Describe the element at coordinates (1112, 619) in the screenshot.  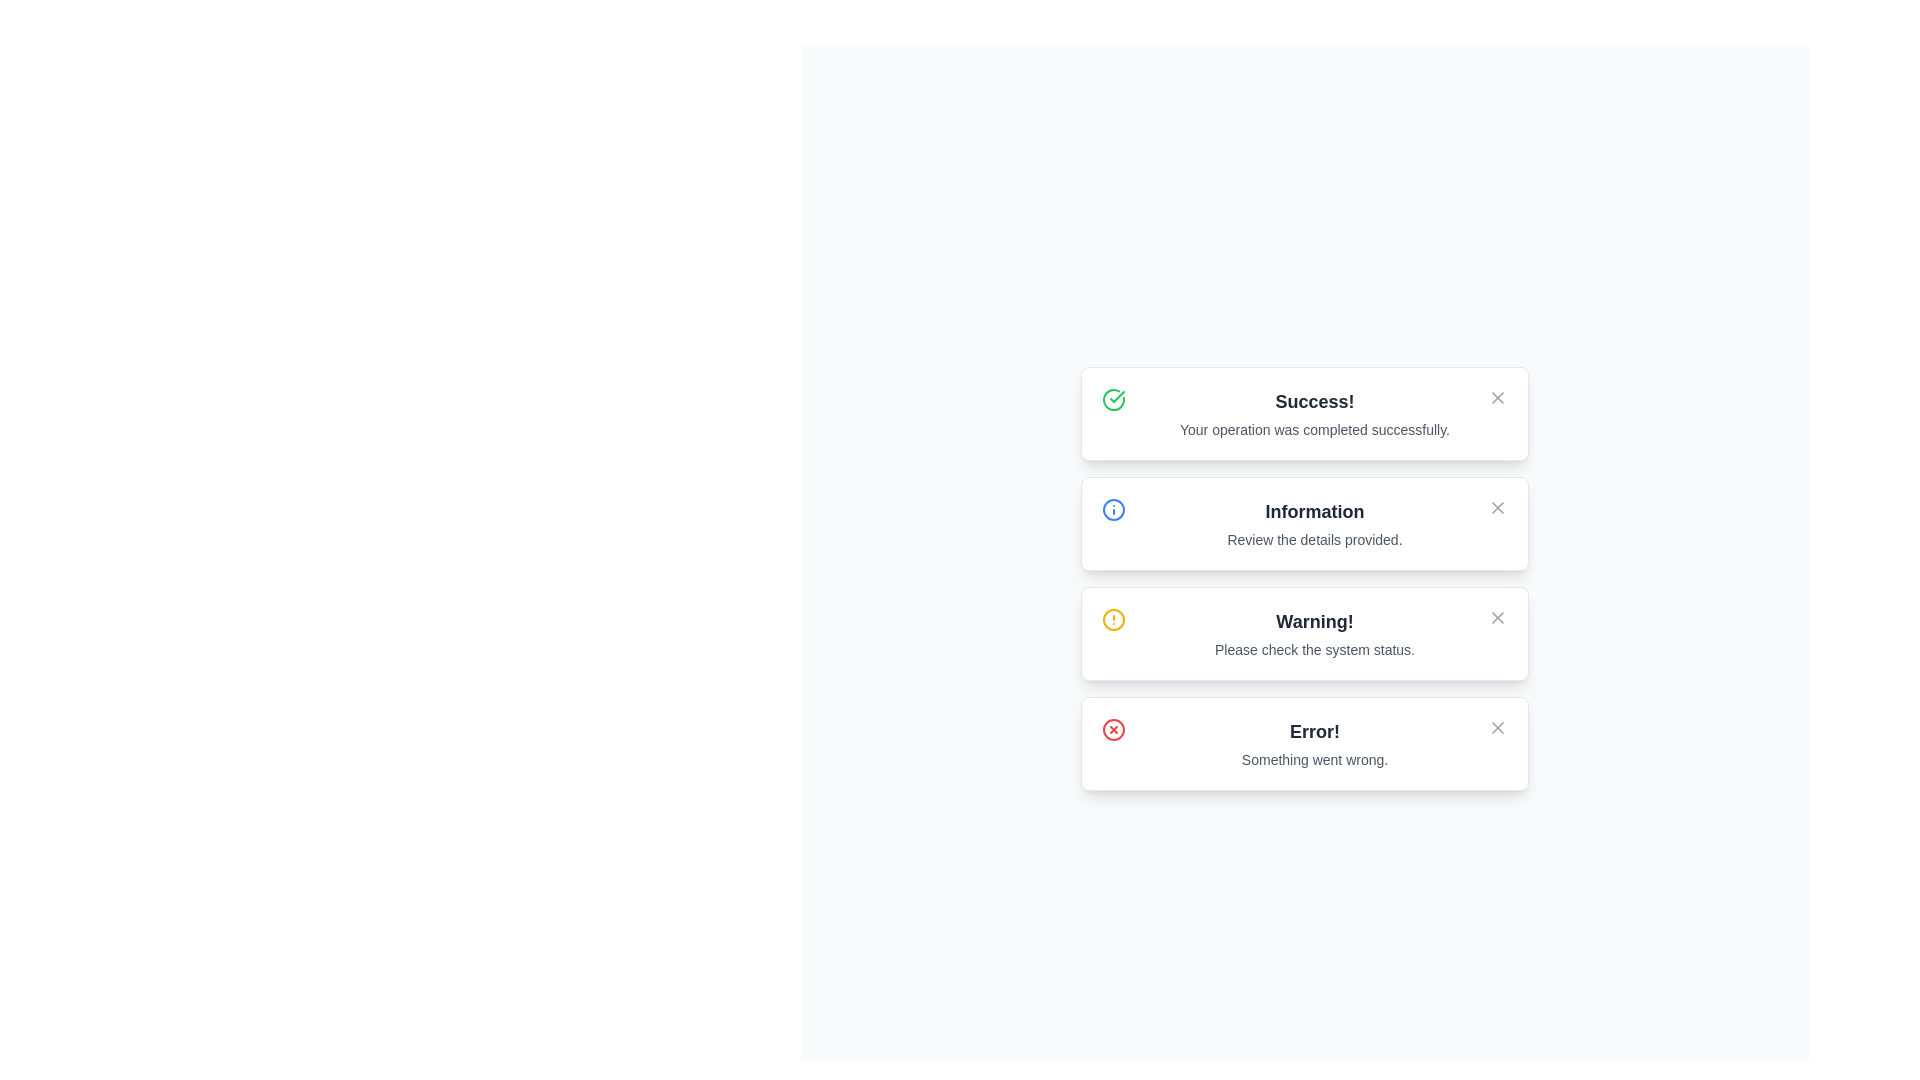
I see `the circular component of the 'Warning!' notification icon, which is the third notification from the top` at that location.